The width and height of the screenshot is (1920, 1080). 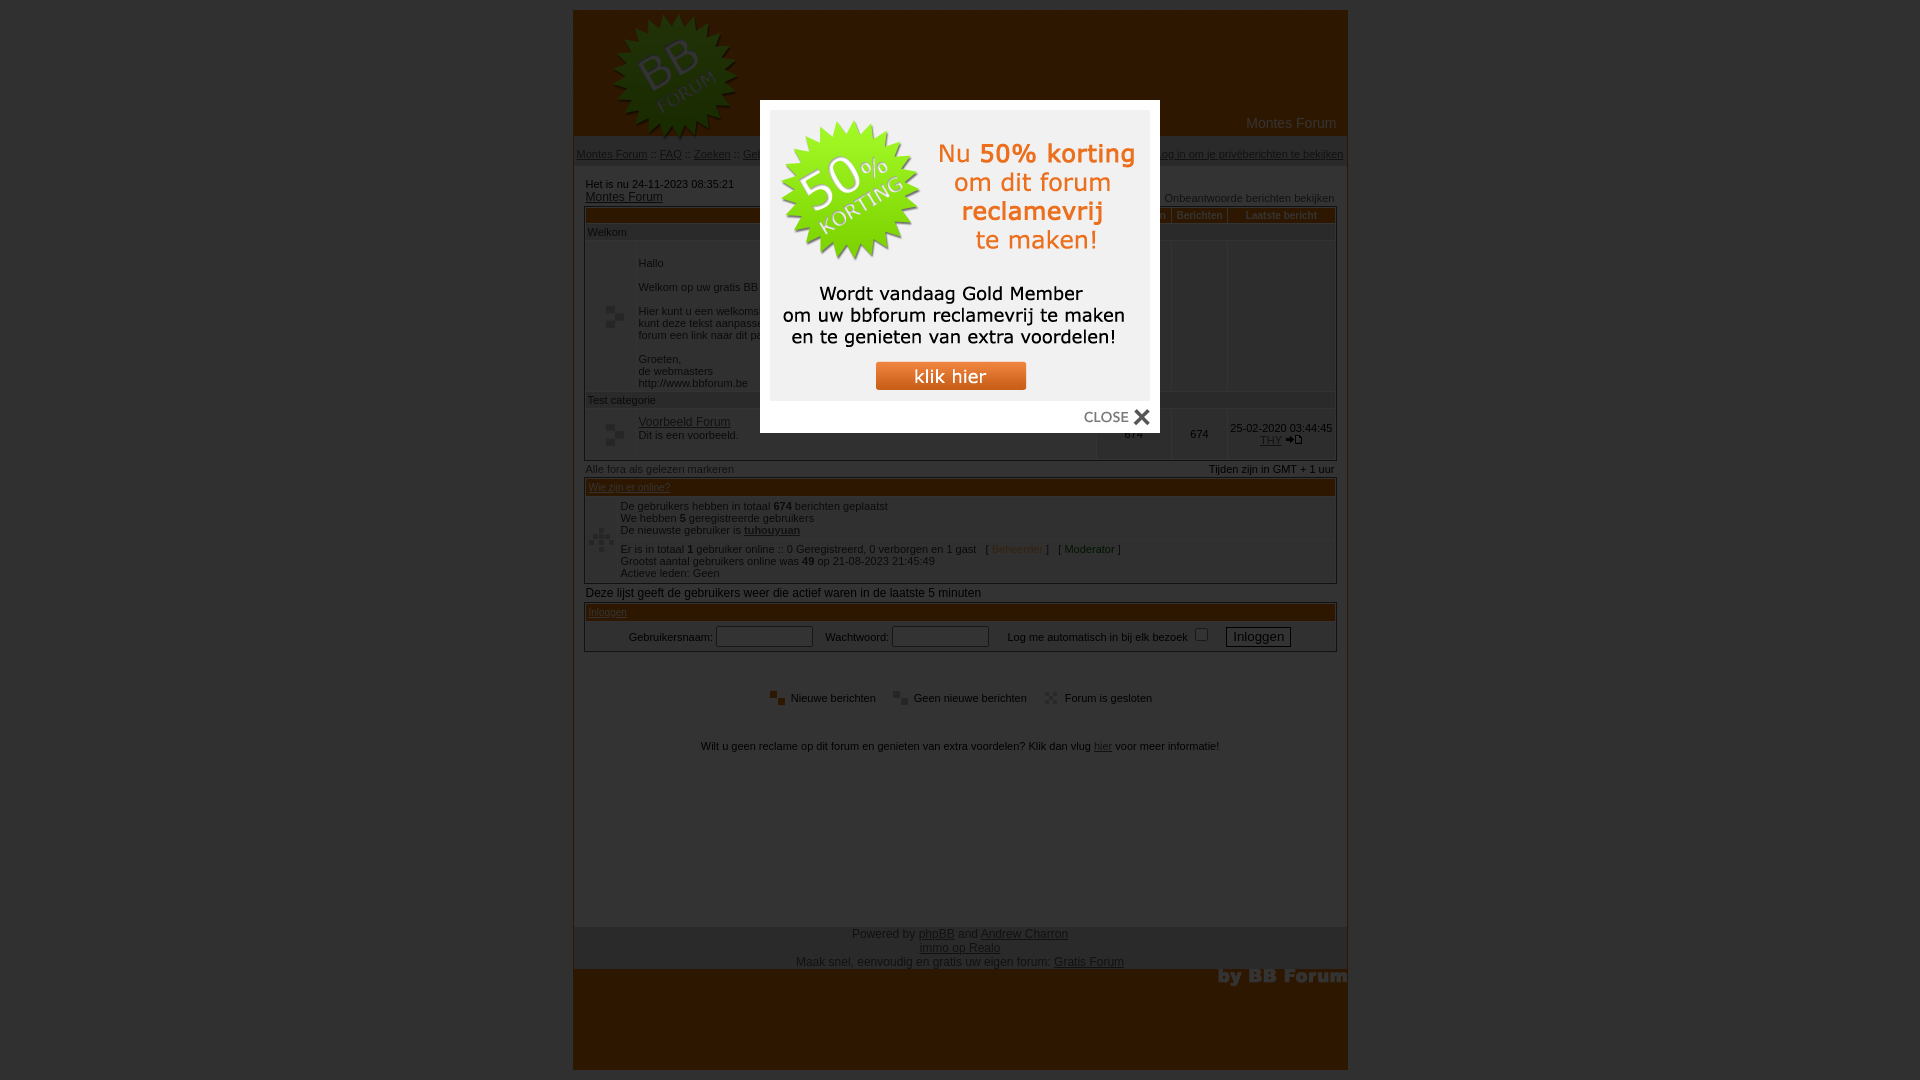 I want to click on 'tuhouyuan', so click(x=771, y=528).